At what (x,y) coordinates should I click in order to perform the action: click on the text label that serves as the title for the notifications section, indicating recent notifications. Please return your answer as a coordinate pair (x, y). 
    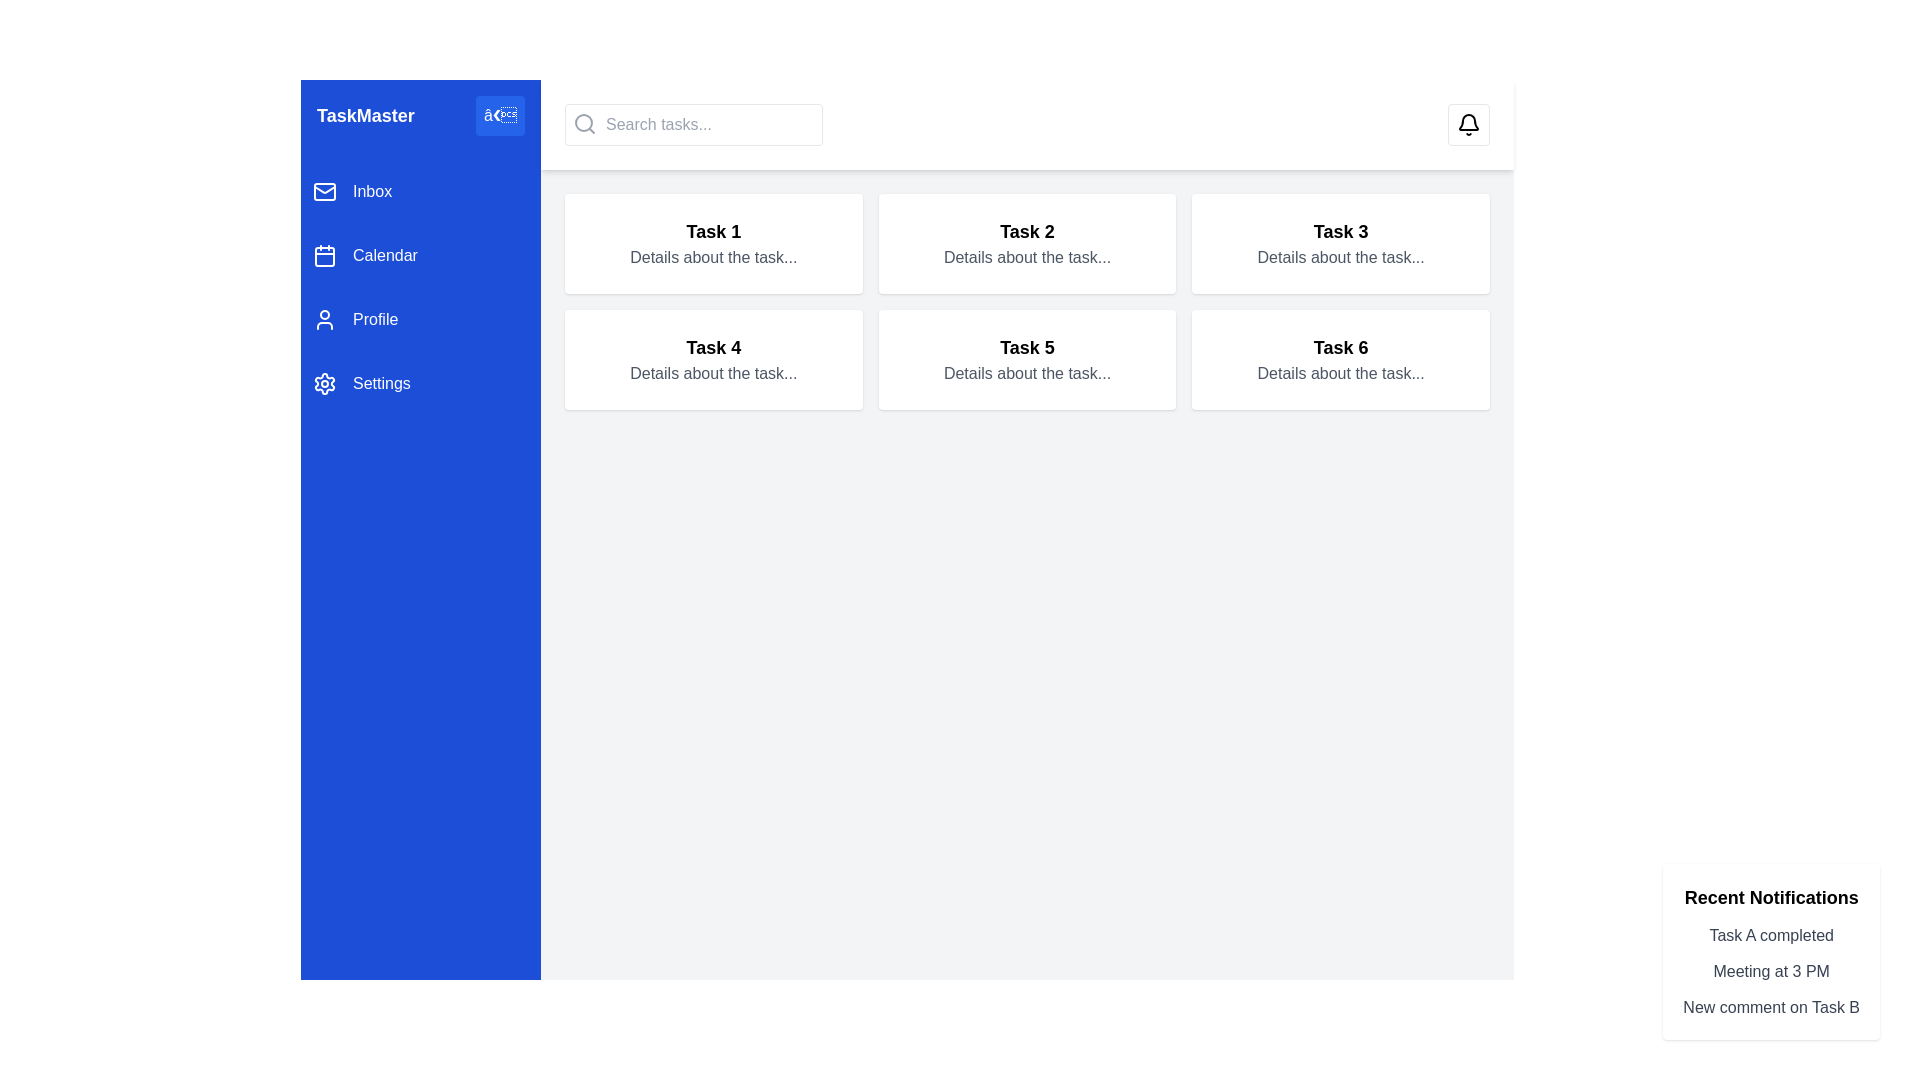
    Looking at the image, I should click on (1771, 897).